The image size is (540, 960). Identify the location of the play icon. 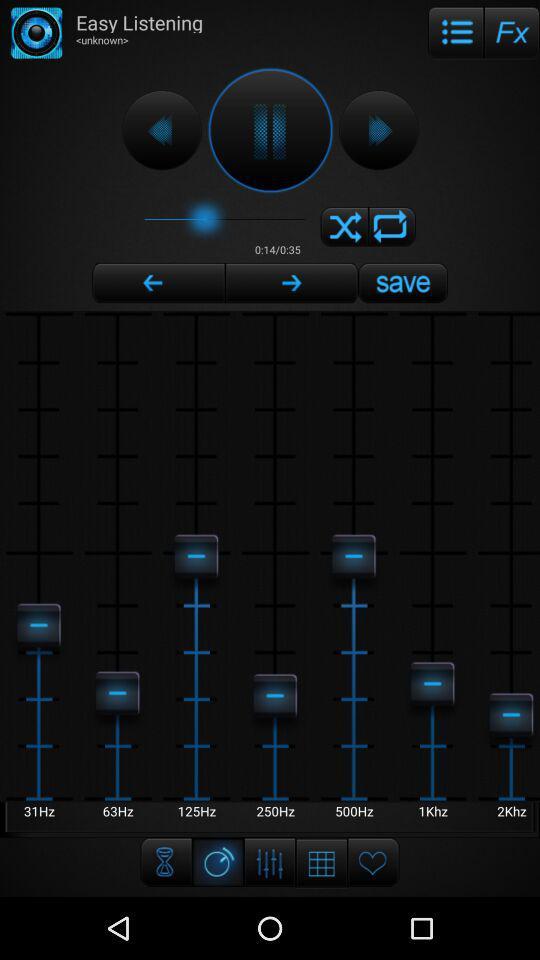
(378, 138).